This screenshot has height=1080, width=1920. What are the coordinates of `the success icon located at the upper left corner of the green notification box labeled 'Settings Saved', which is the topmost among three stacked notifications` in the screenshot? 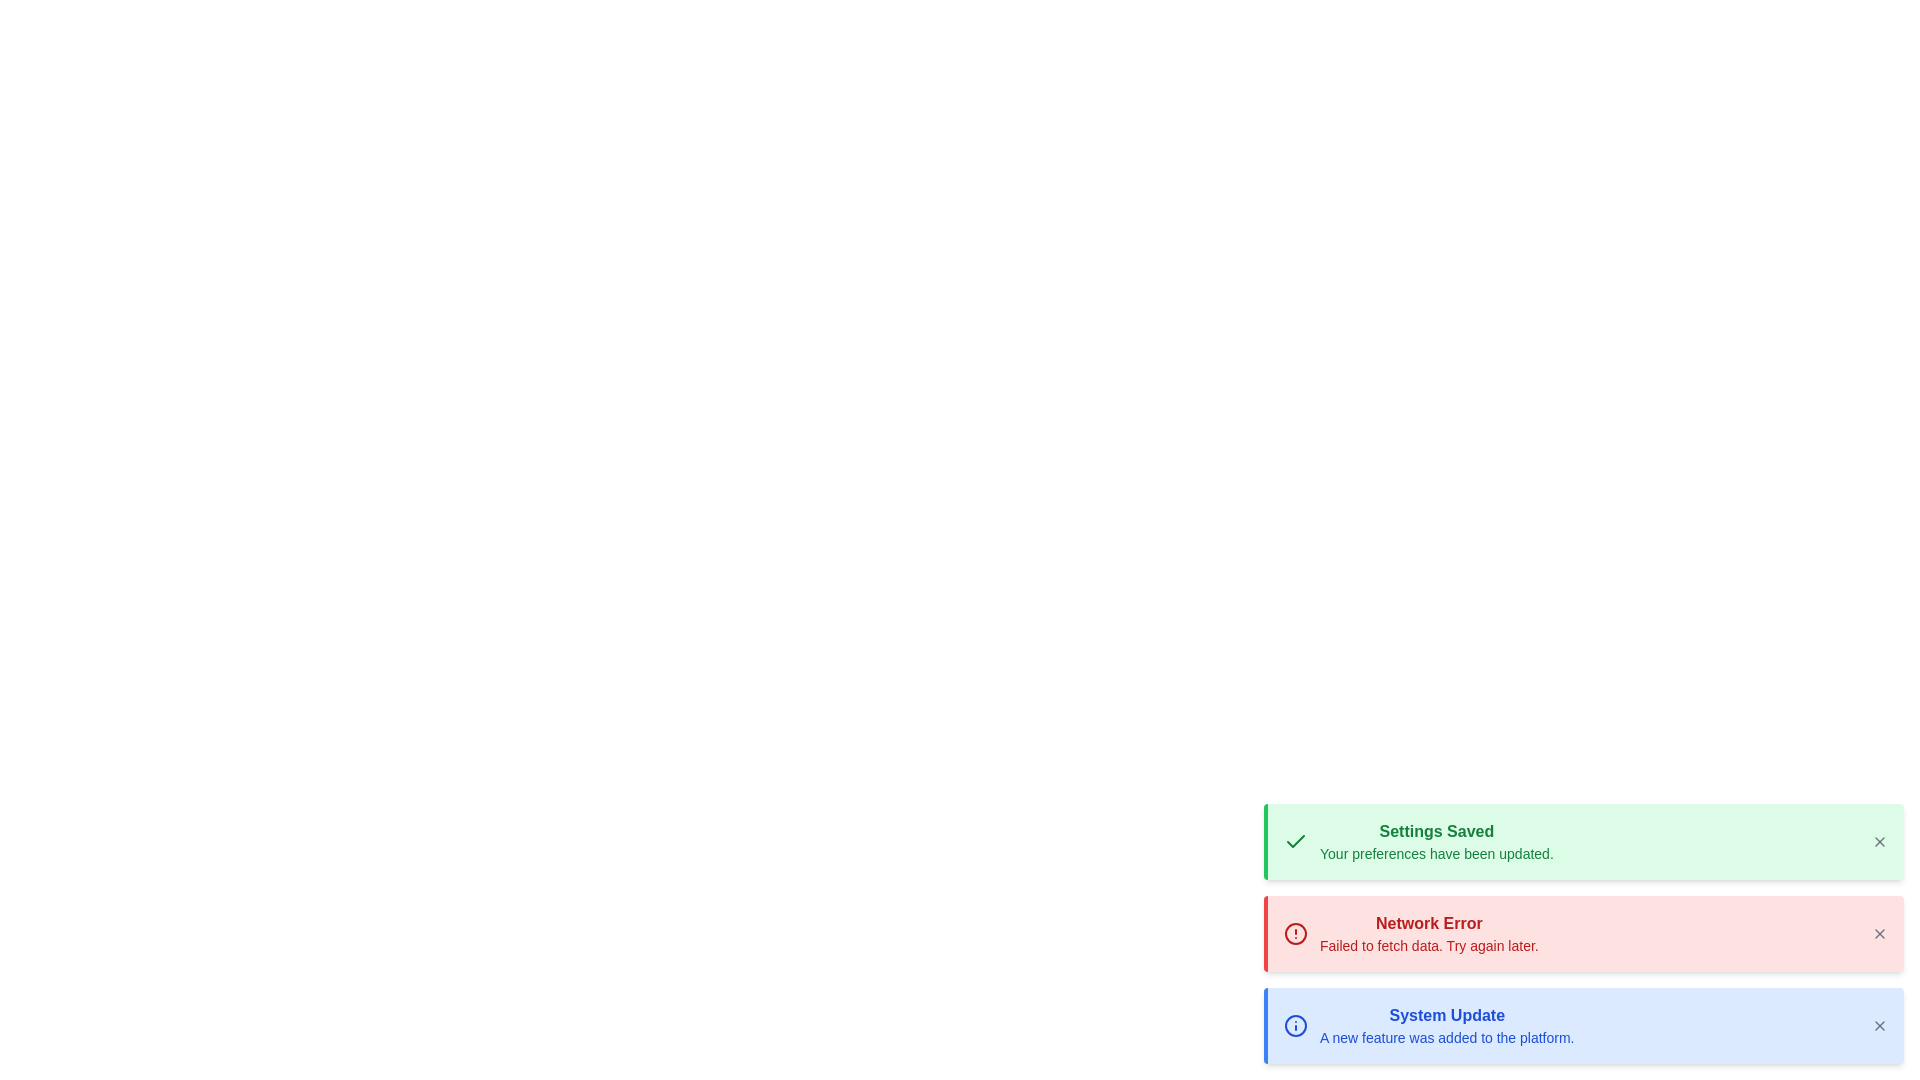 It's located at (1296, 841).